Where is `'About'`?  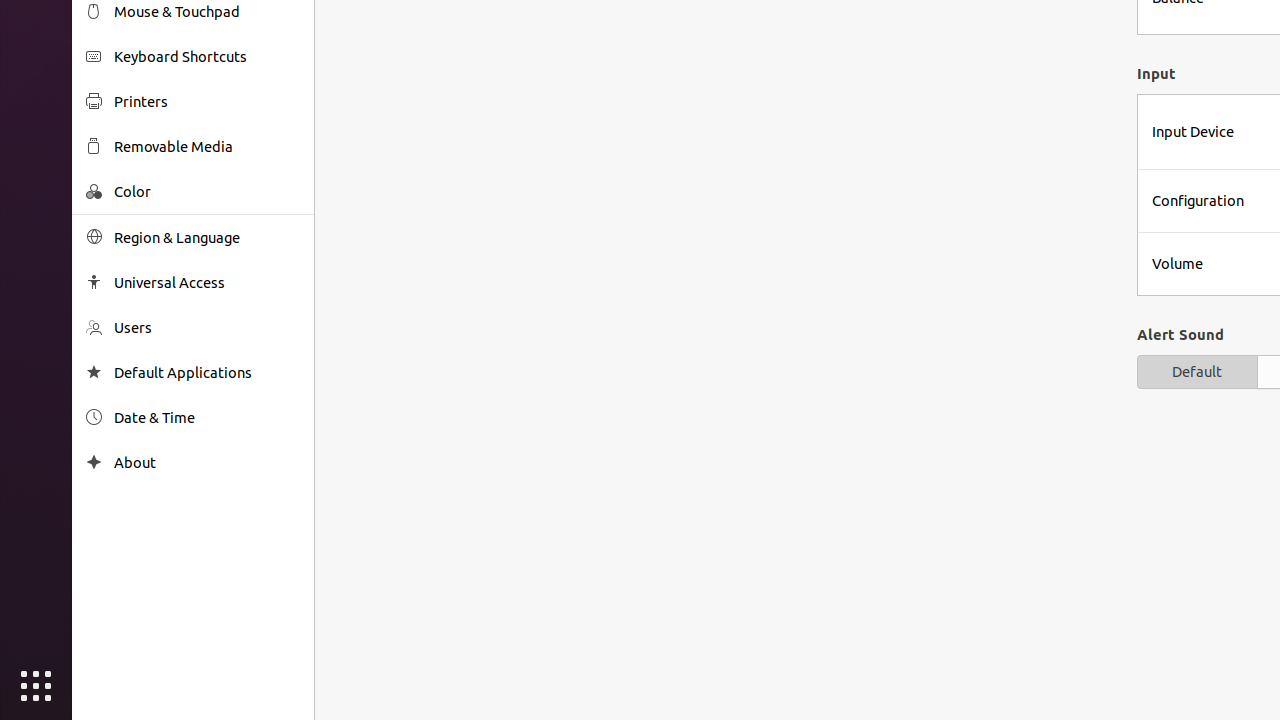 'About' is located at coordinates (206, 462).